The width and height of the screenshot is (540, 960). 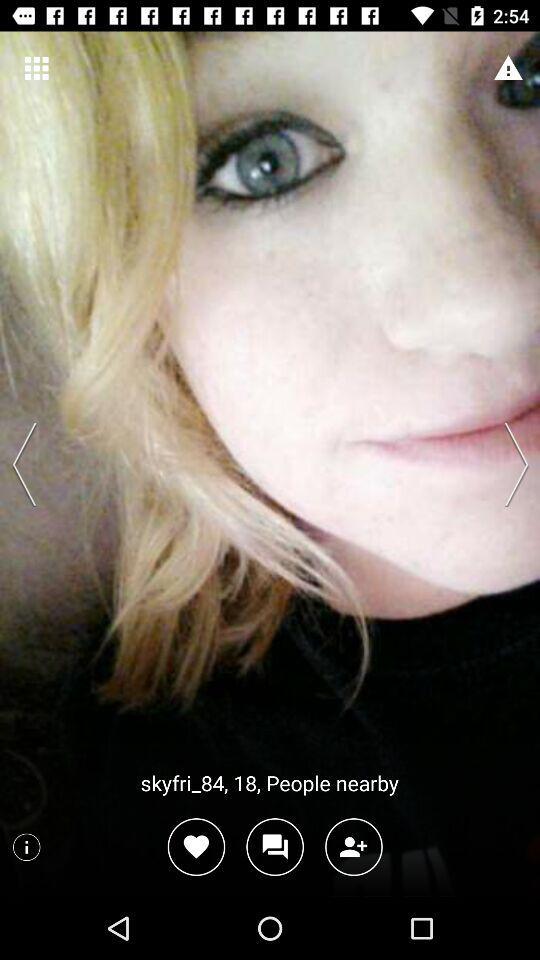 What do you see at coordinates (196, 846) in the screenshot?
I see `match` at bounding box center [196, 846].